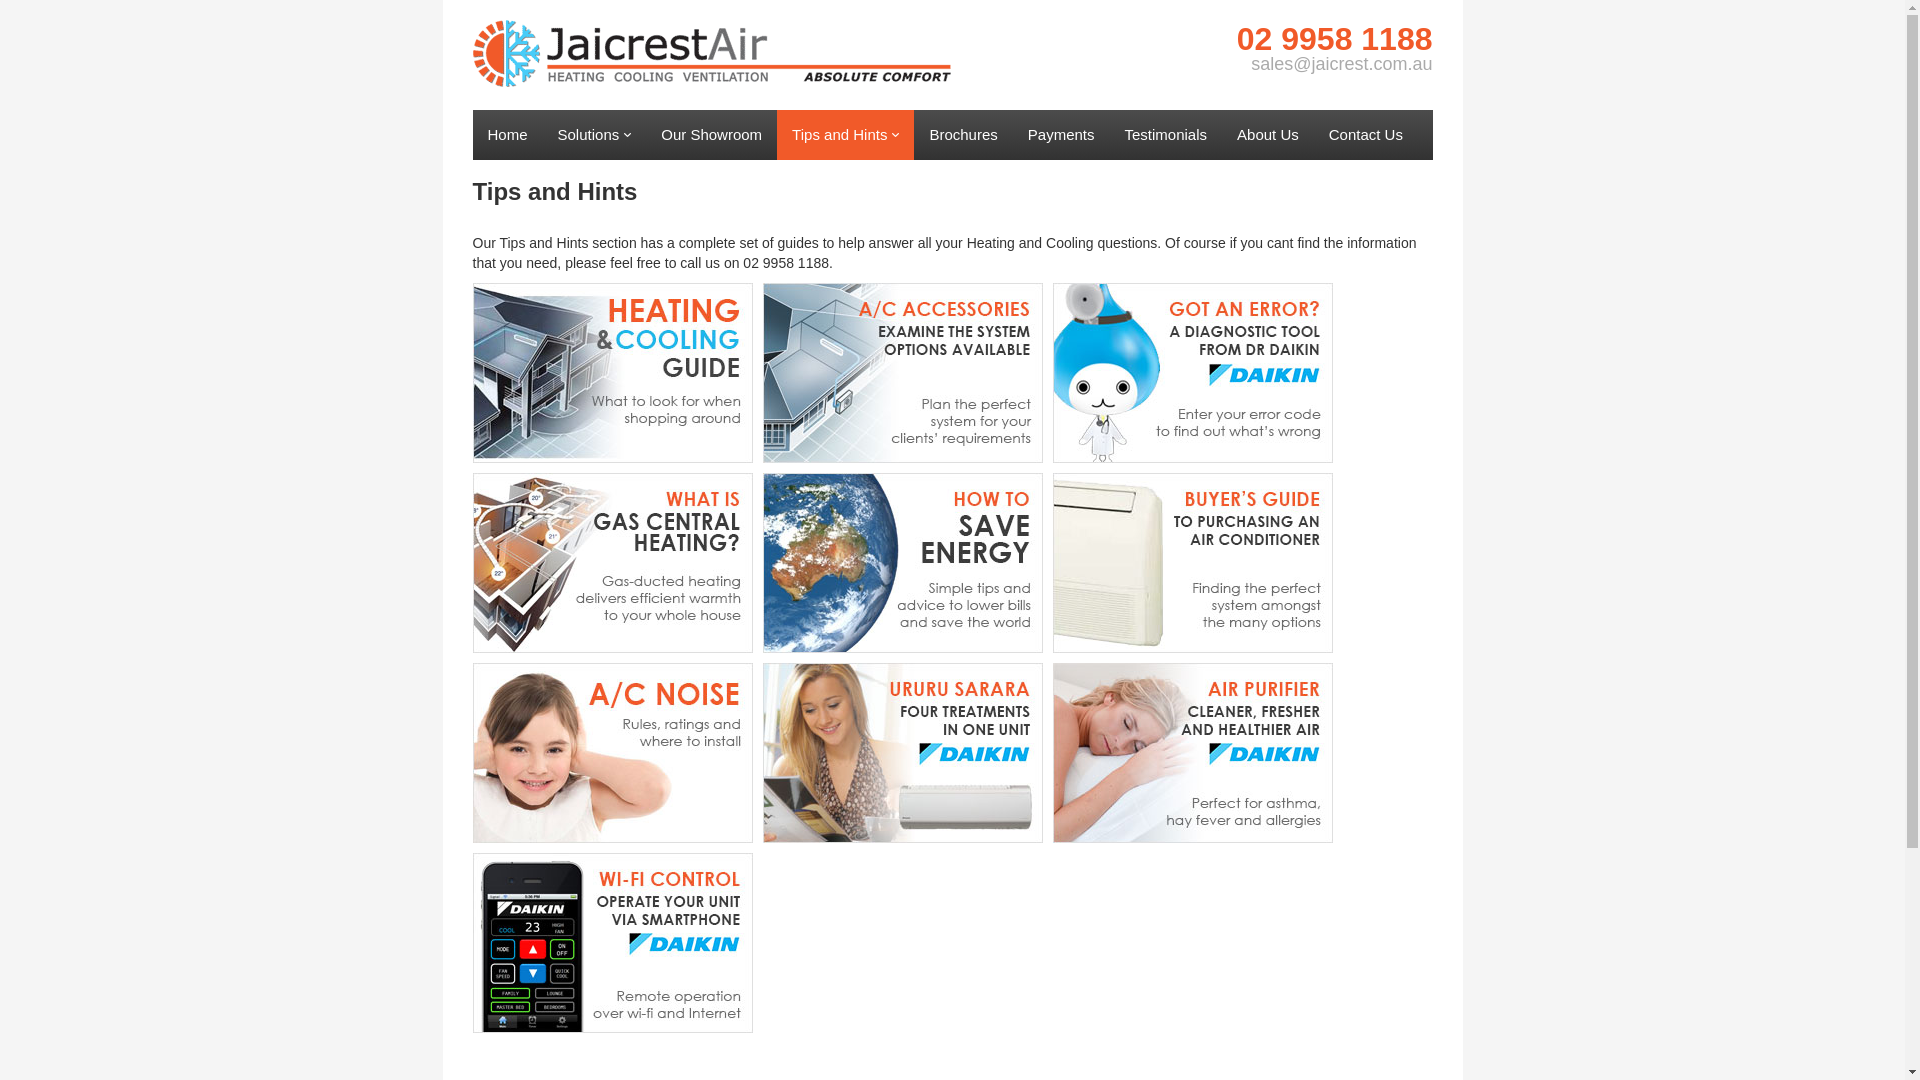 Image resolution: width=1920 pixels, height=1080 pixels. Describe the element at coordinates (912, 135) in the screenshot. I see `'Brochures'` at that location.